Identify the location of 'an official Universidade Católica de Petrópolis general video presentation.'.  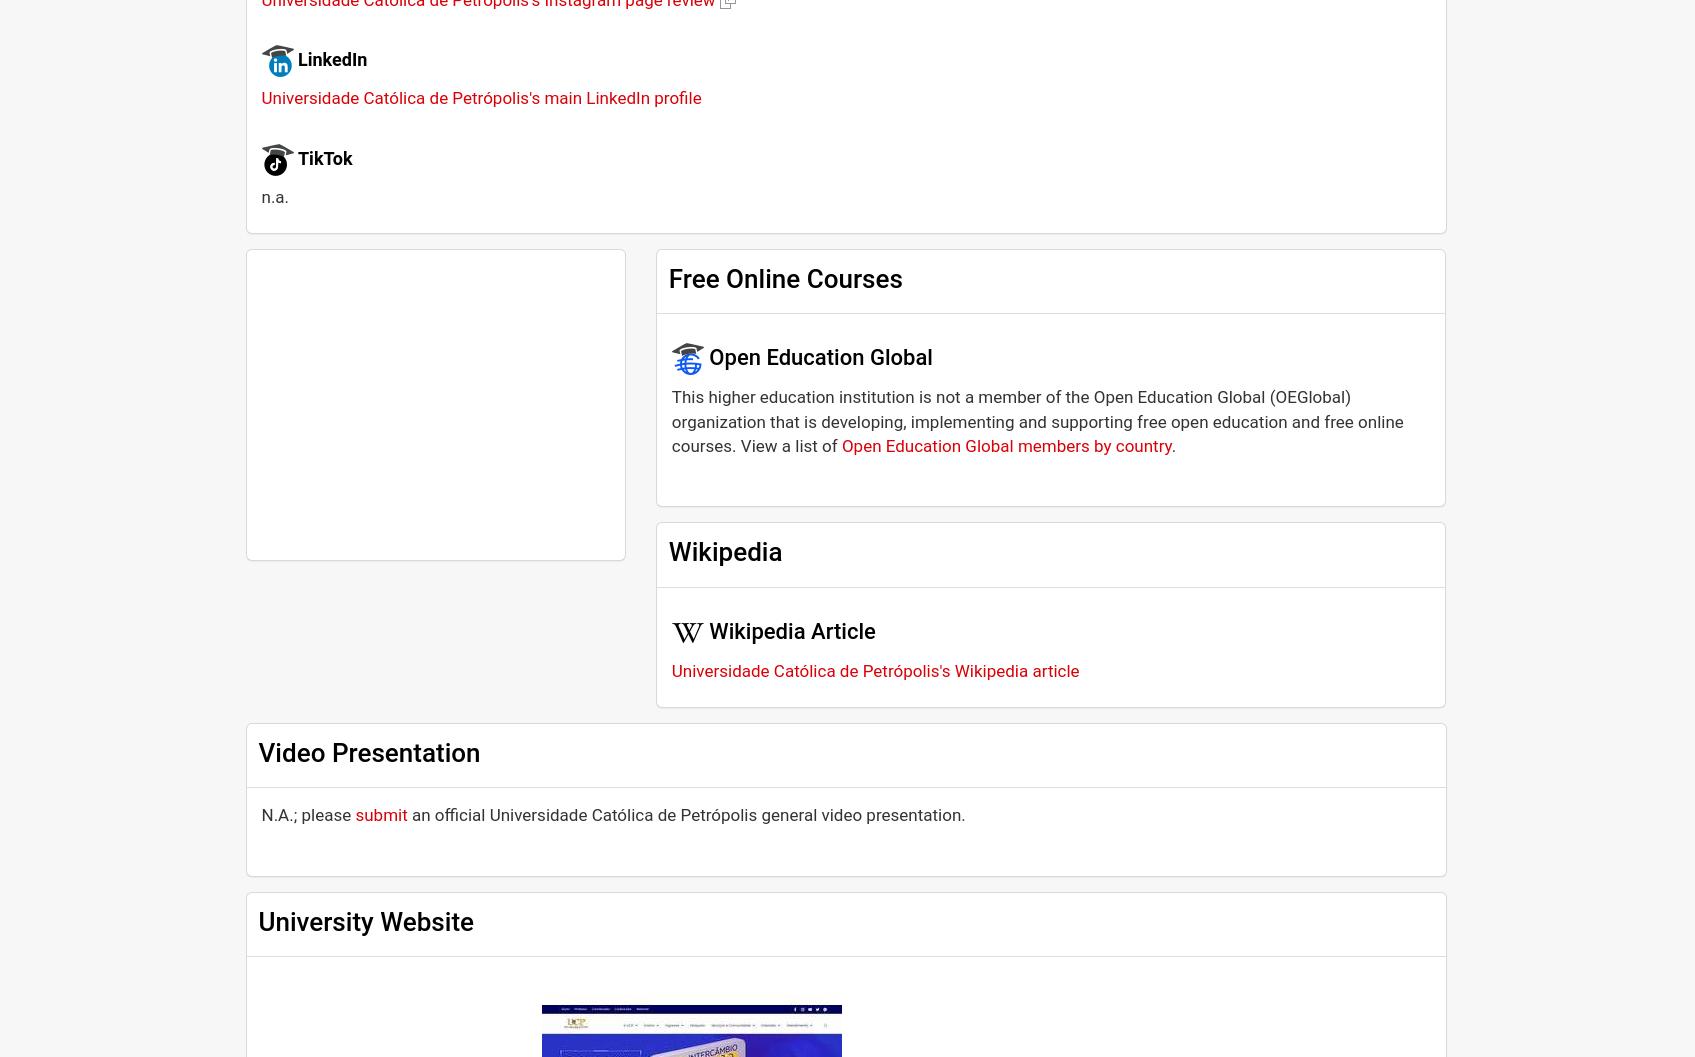
(685, 815).